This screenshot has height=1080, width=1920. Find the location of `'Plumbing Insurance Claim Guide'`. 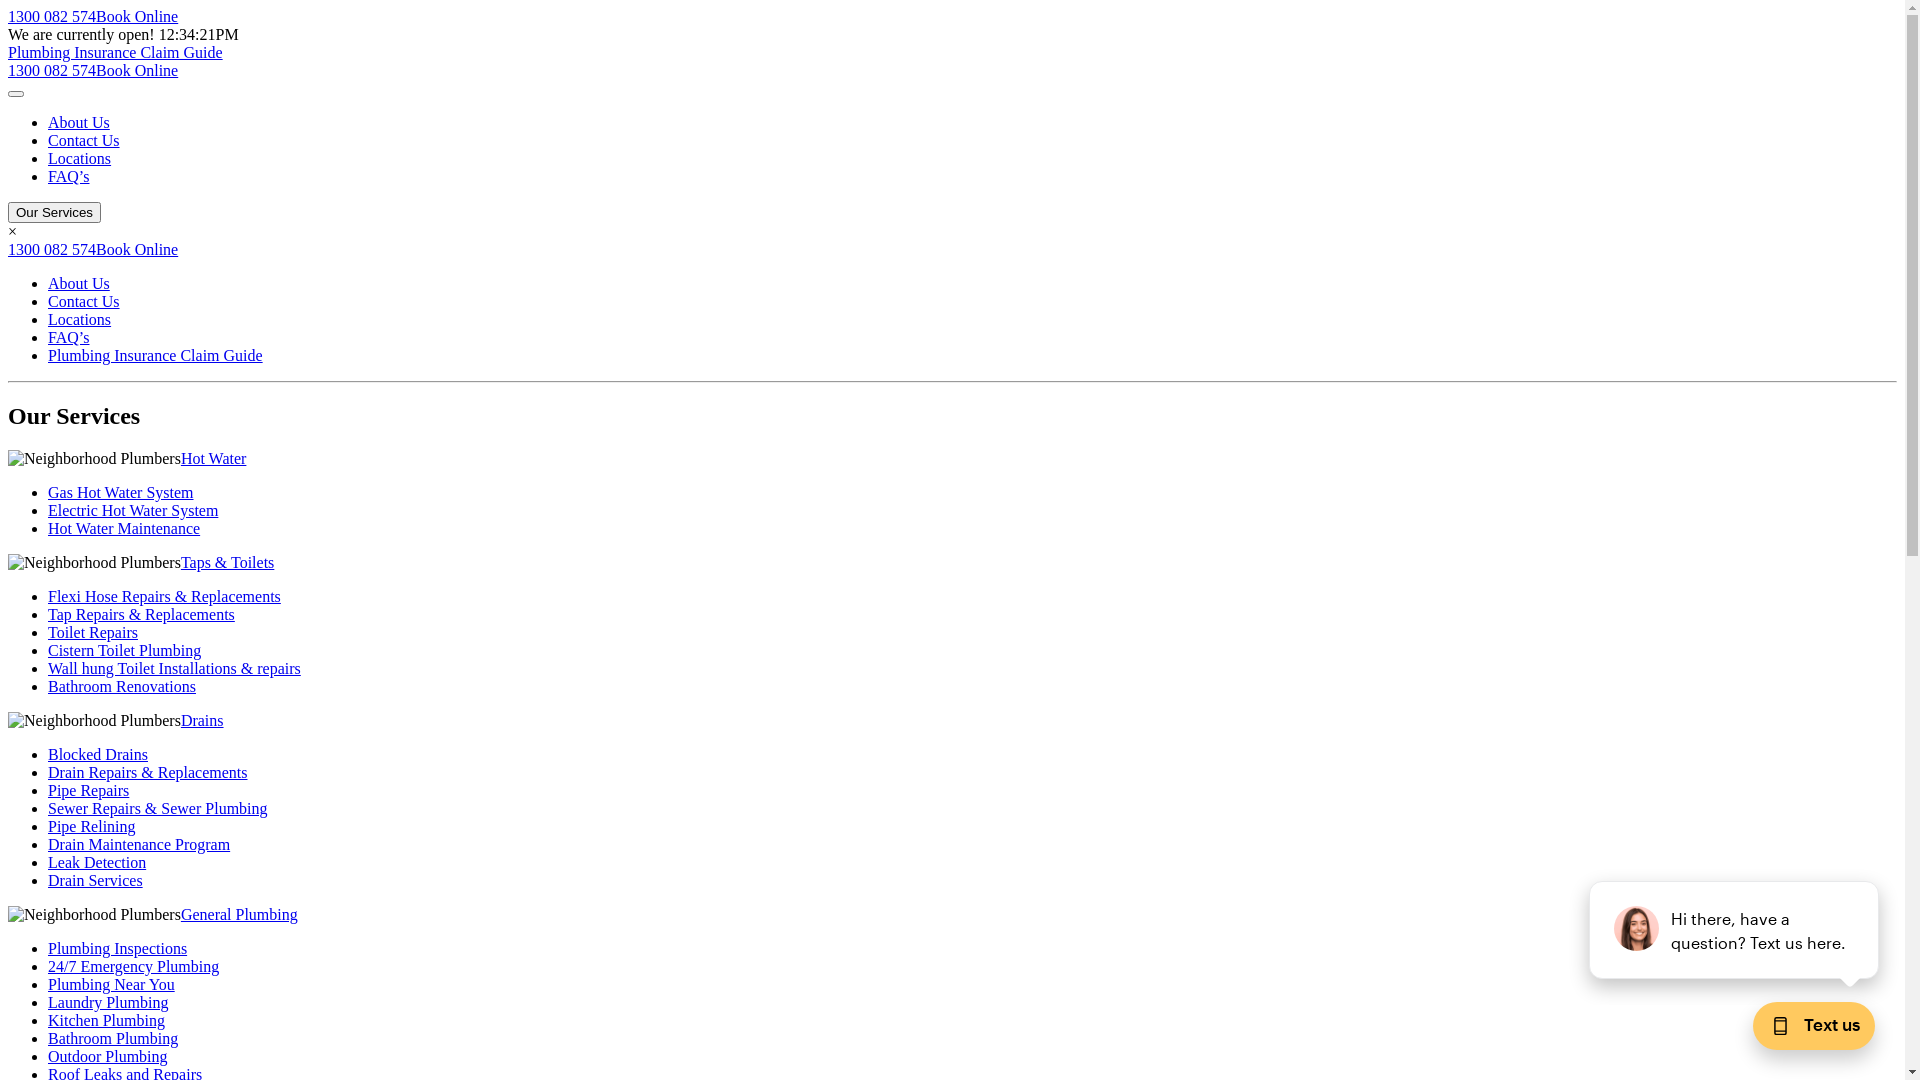

'Plumbing Insurance Claim Guide' is located at coordinates (154, 354).